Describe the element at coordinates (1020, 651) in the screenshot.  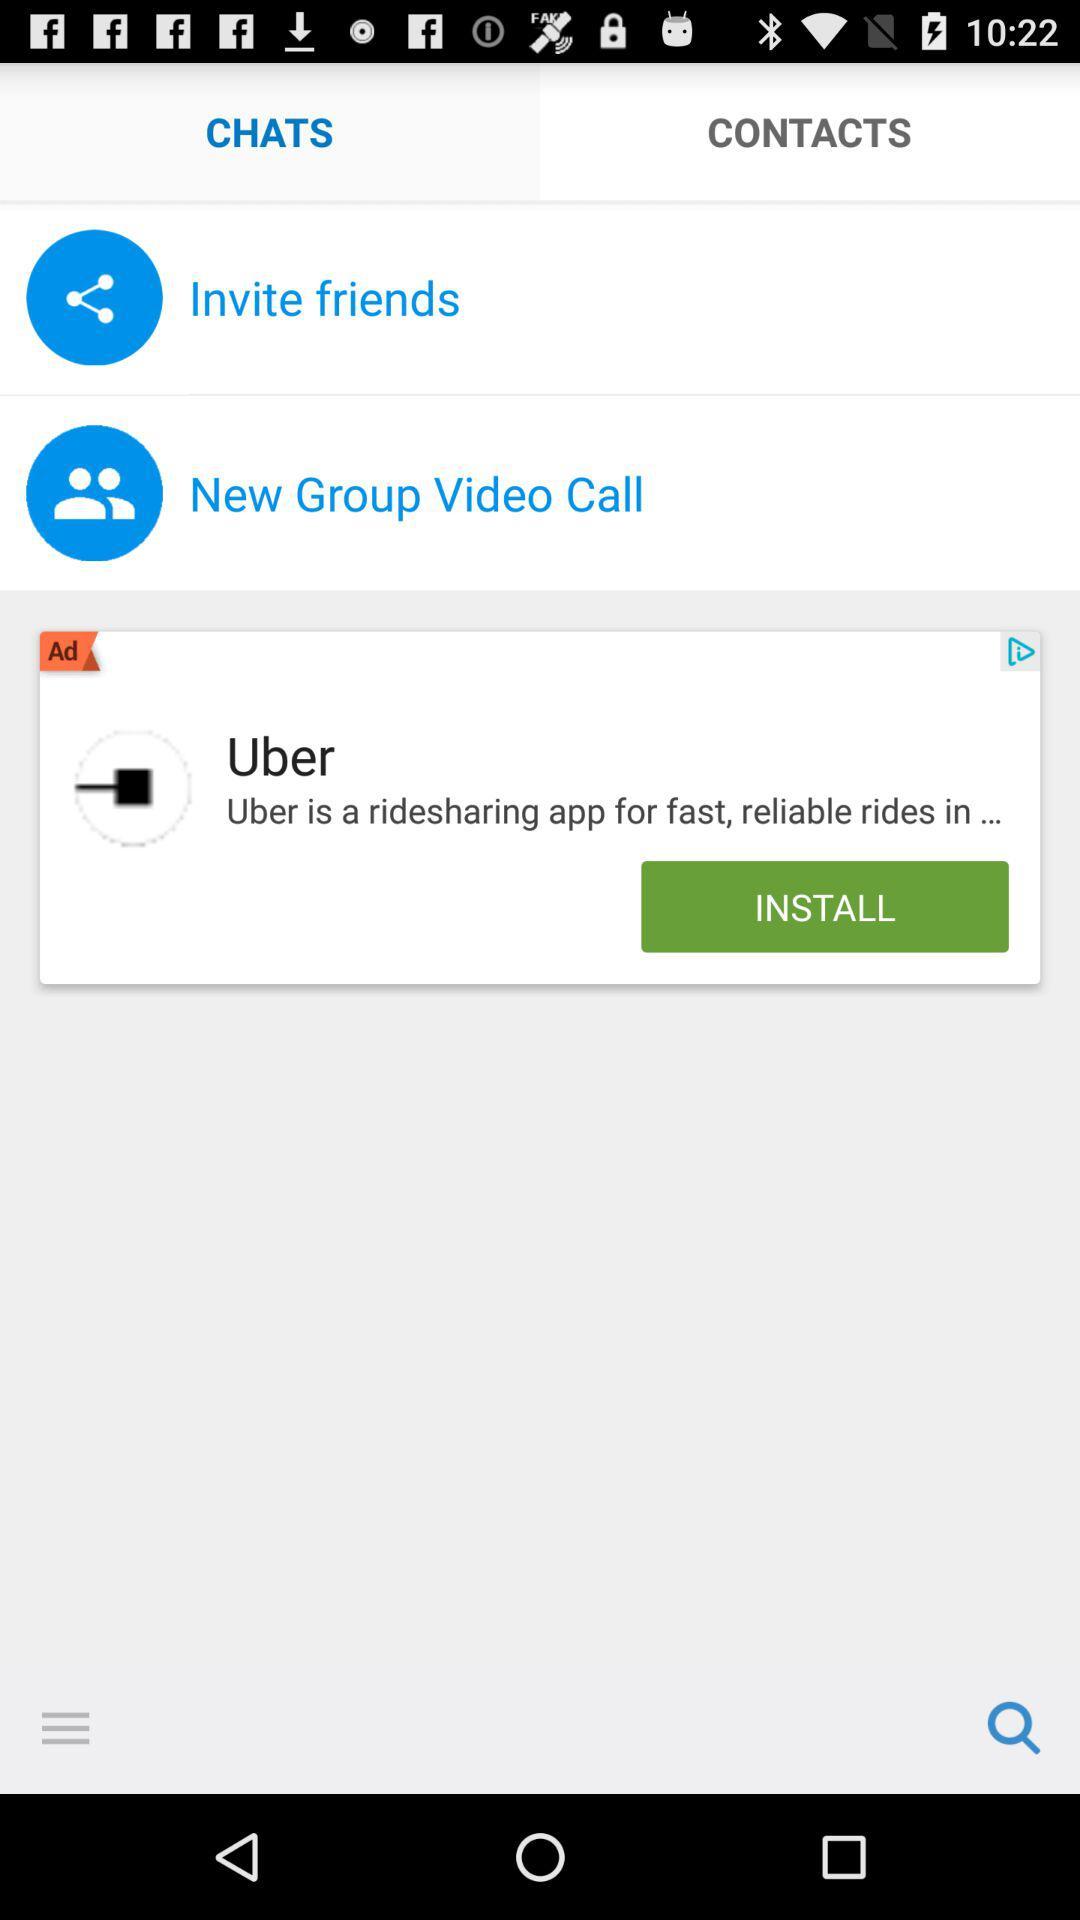
I see `the app below the new group video item` at that location.